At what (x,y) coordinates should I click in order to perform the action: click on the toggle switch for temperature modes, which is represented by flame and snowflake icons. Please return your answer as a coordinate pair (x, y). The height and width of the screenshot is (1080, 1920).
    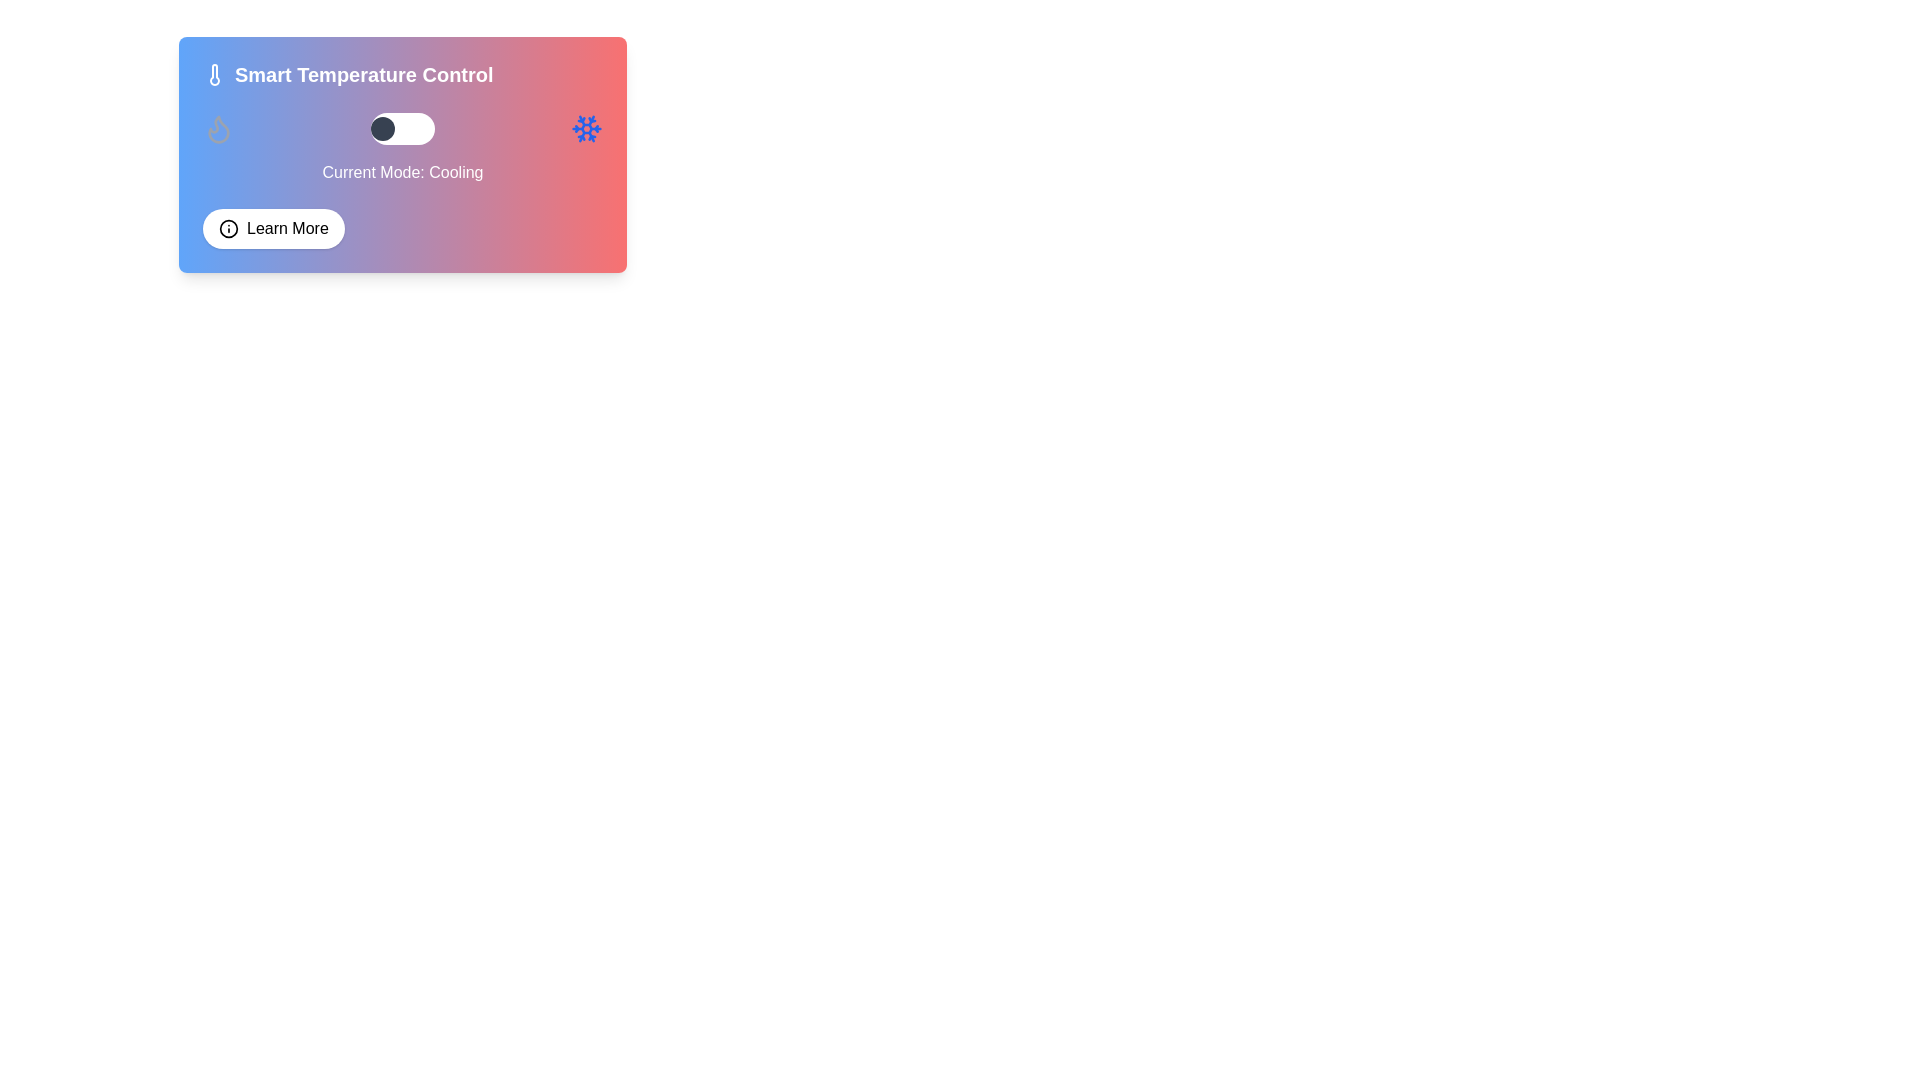
    Looking at the image, I should click on (402, 128).